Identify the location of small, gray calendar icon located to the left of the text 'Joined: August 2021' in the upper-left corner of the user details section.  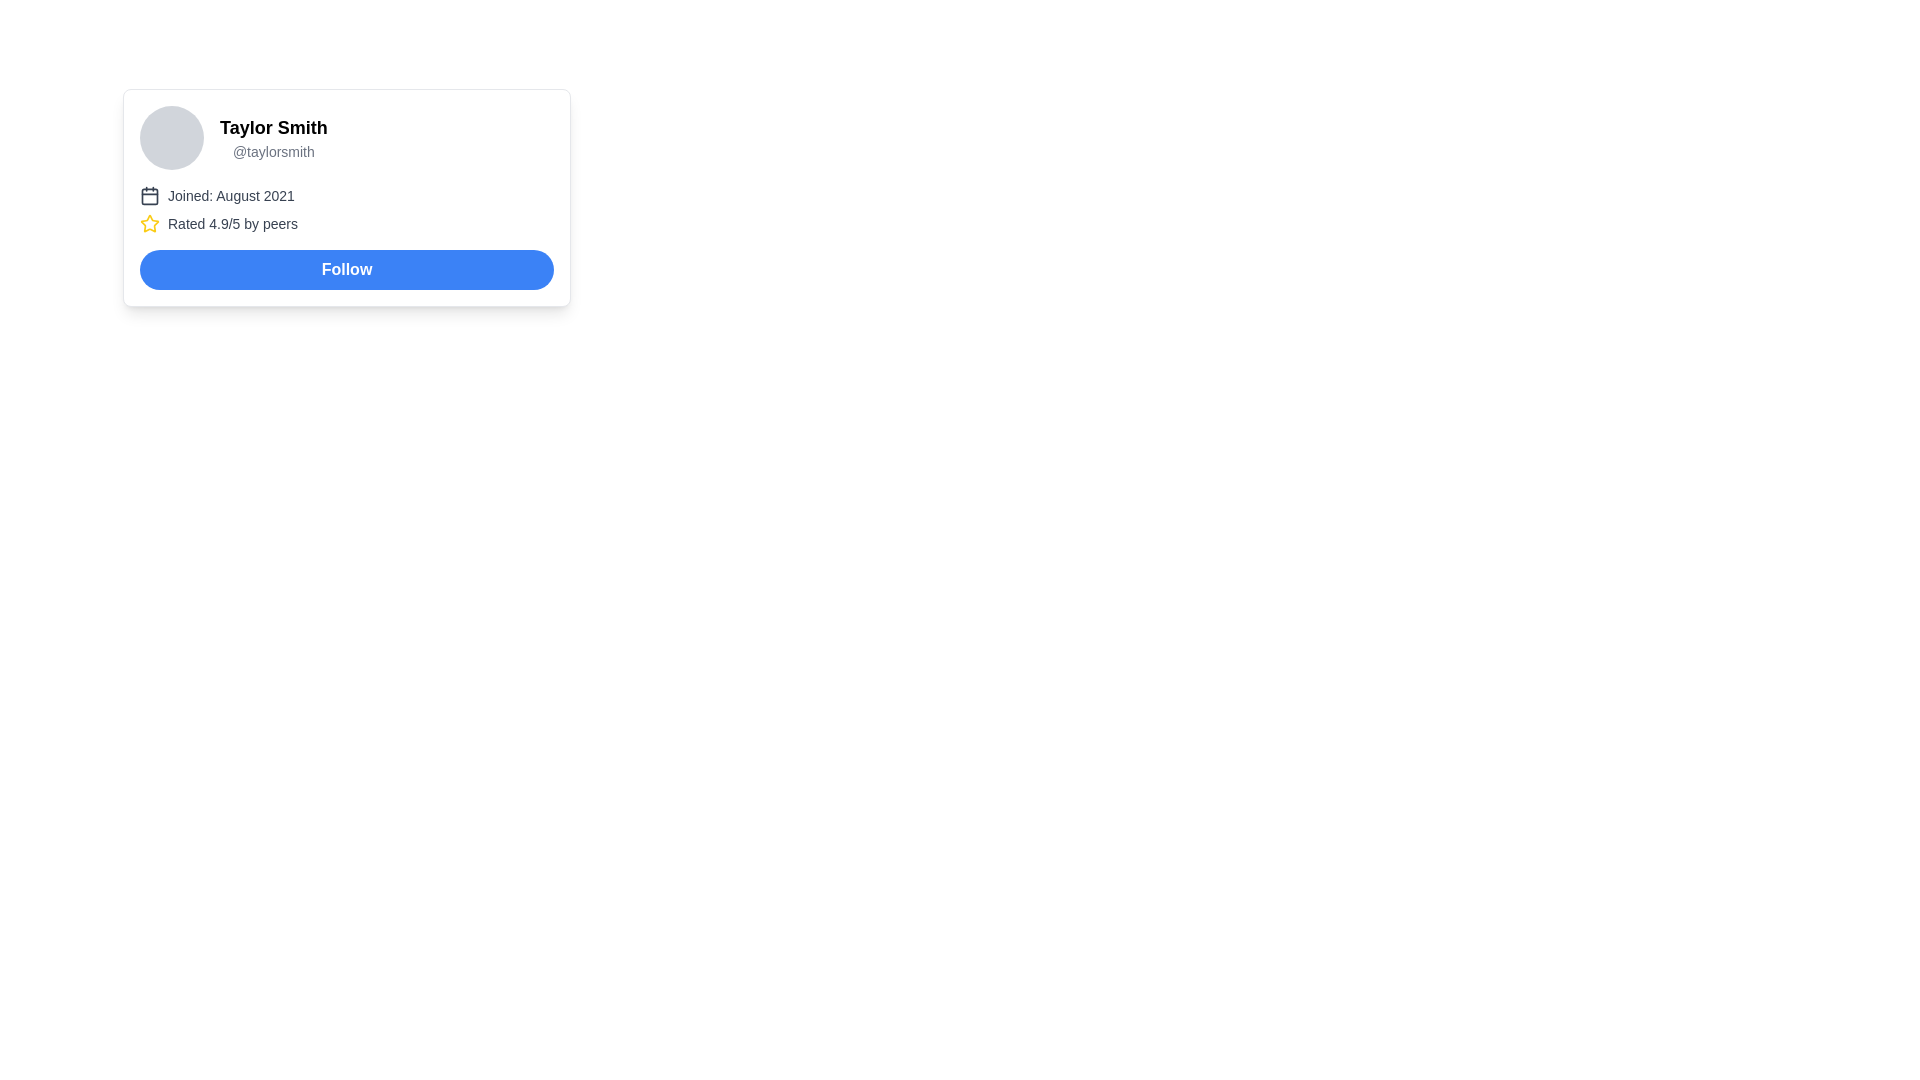
(148, 196).